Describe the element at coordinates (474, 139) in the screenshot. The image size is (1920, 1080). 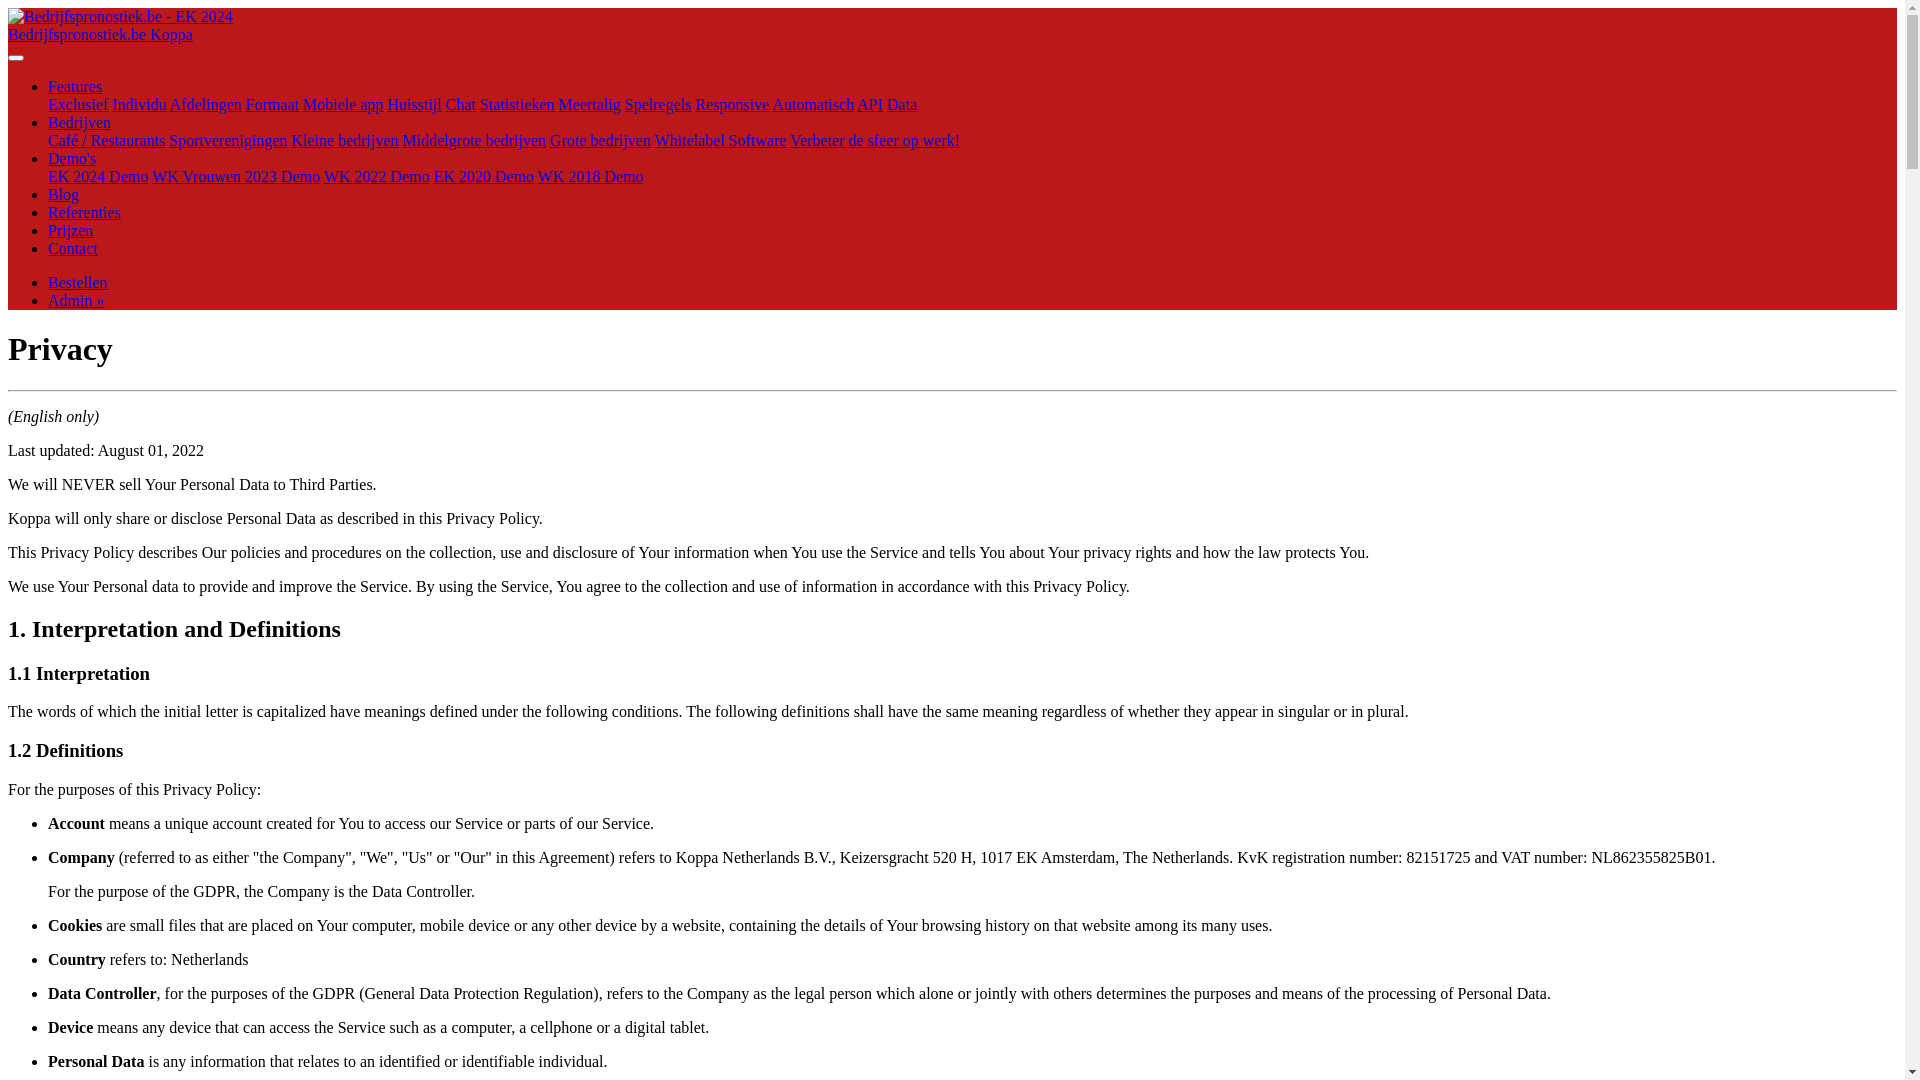
I see `'Middelgrote bedrijven'` at that location.